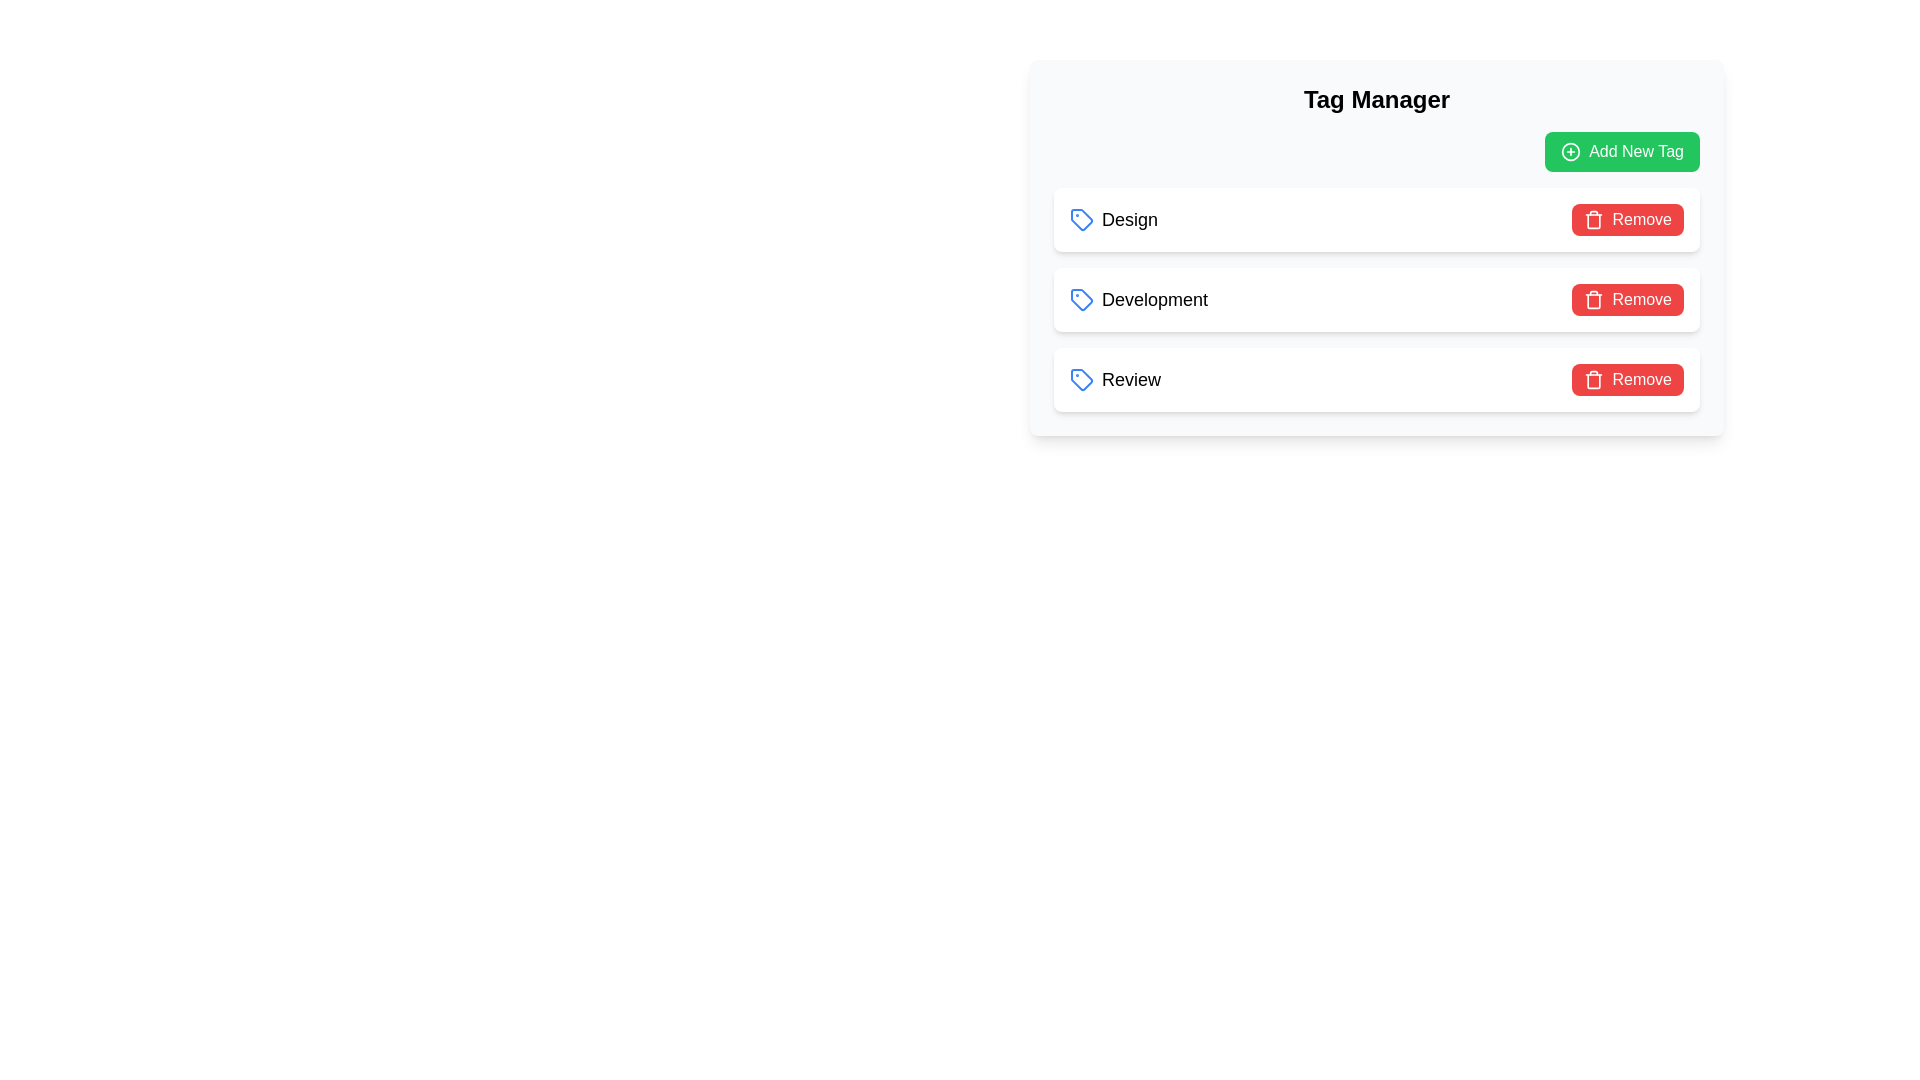 Image resolution: width=1920 pixels, height=1080 pixels. What do you see at coordinates (1080, 219) in the screenshot?
I see `the blue tag icon located in the 'Design' section, positioned before the 'Design' text` at bounding box center [1080, 219].